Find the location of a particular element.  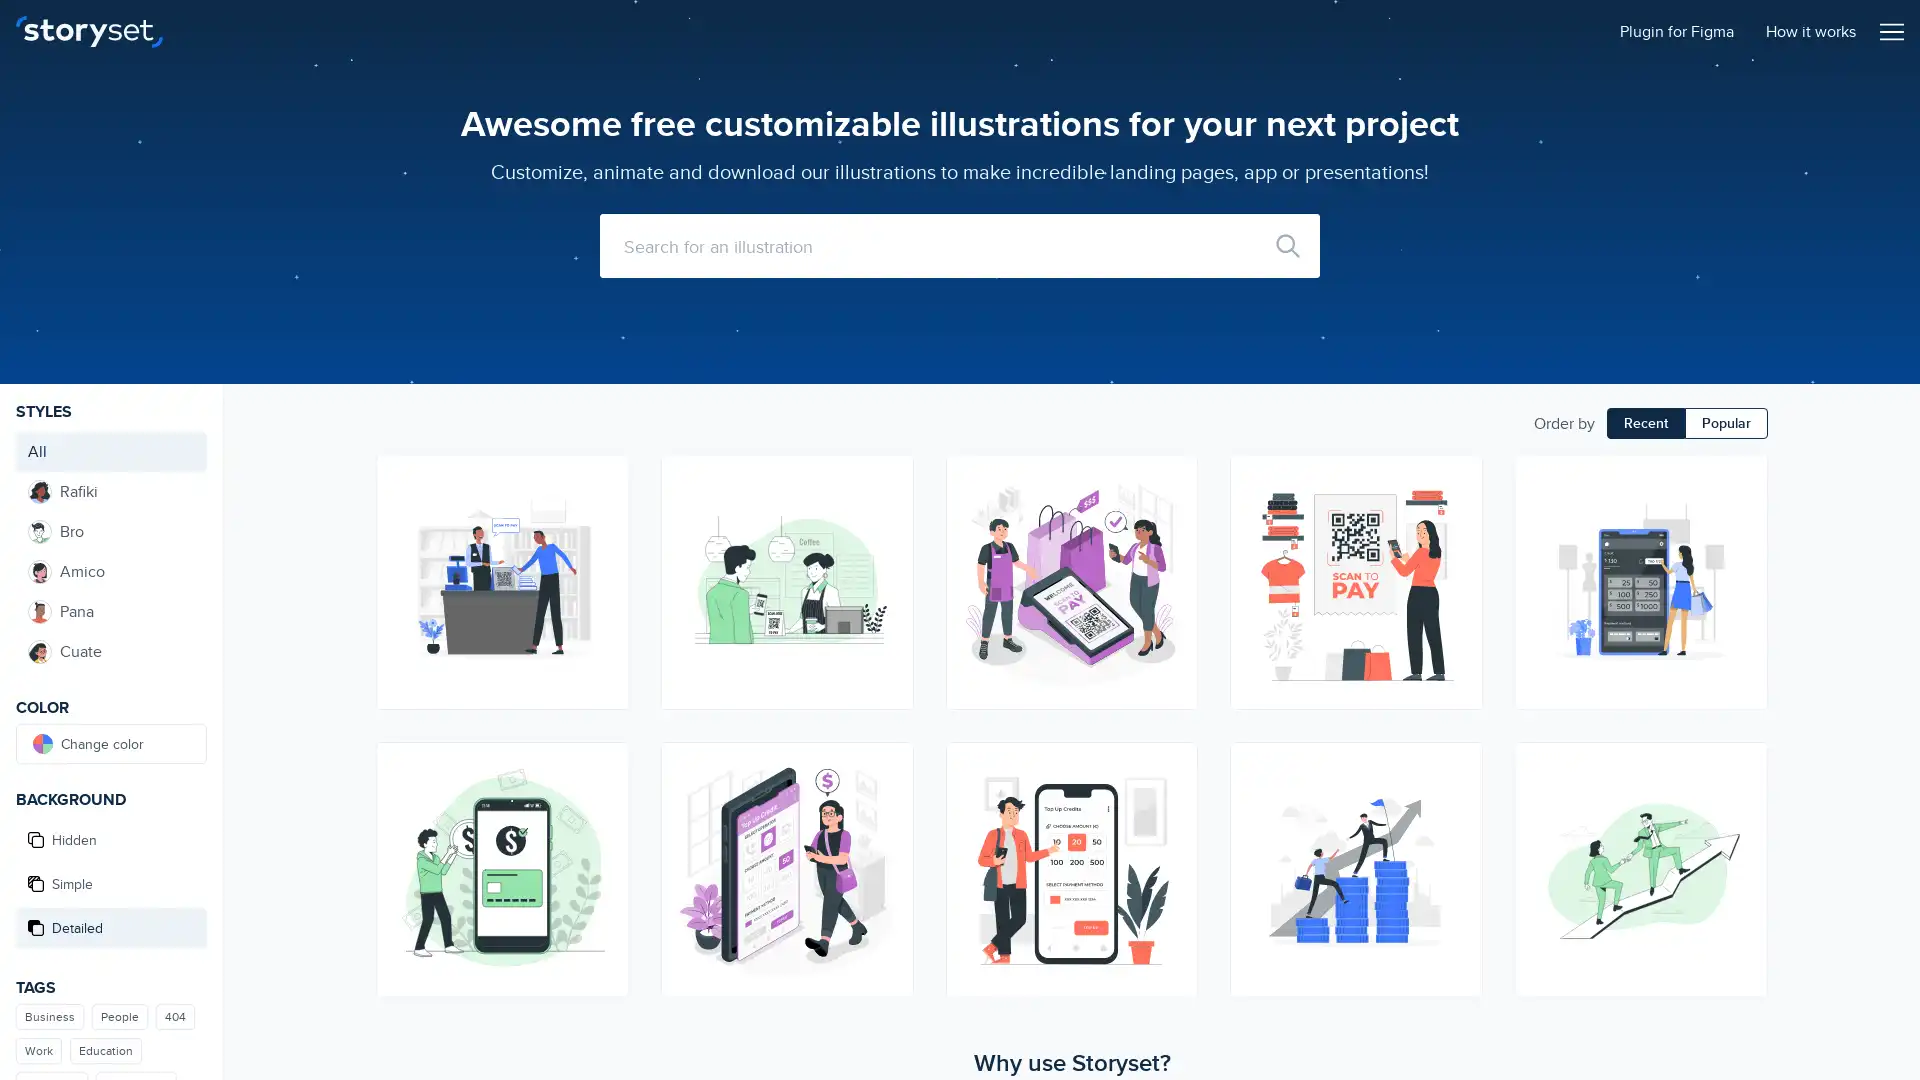

download icon Download is located at coordinates (1741, 515).